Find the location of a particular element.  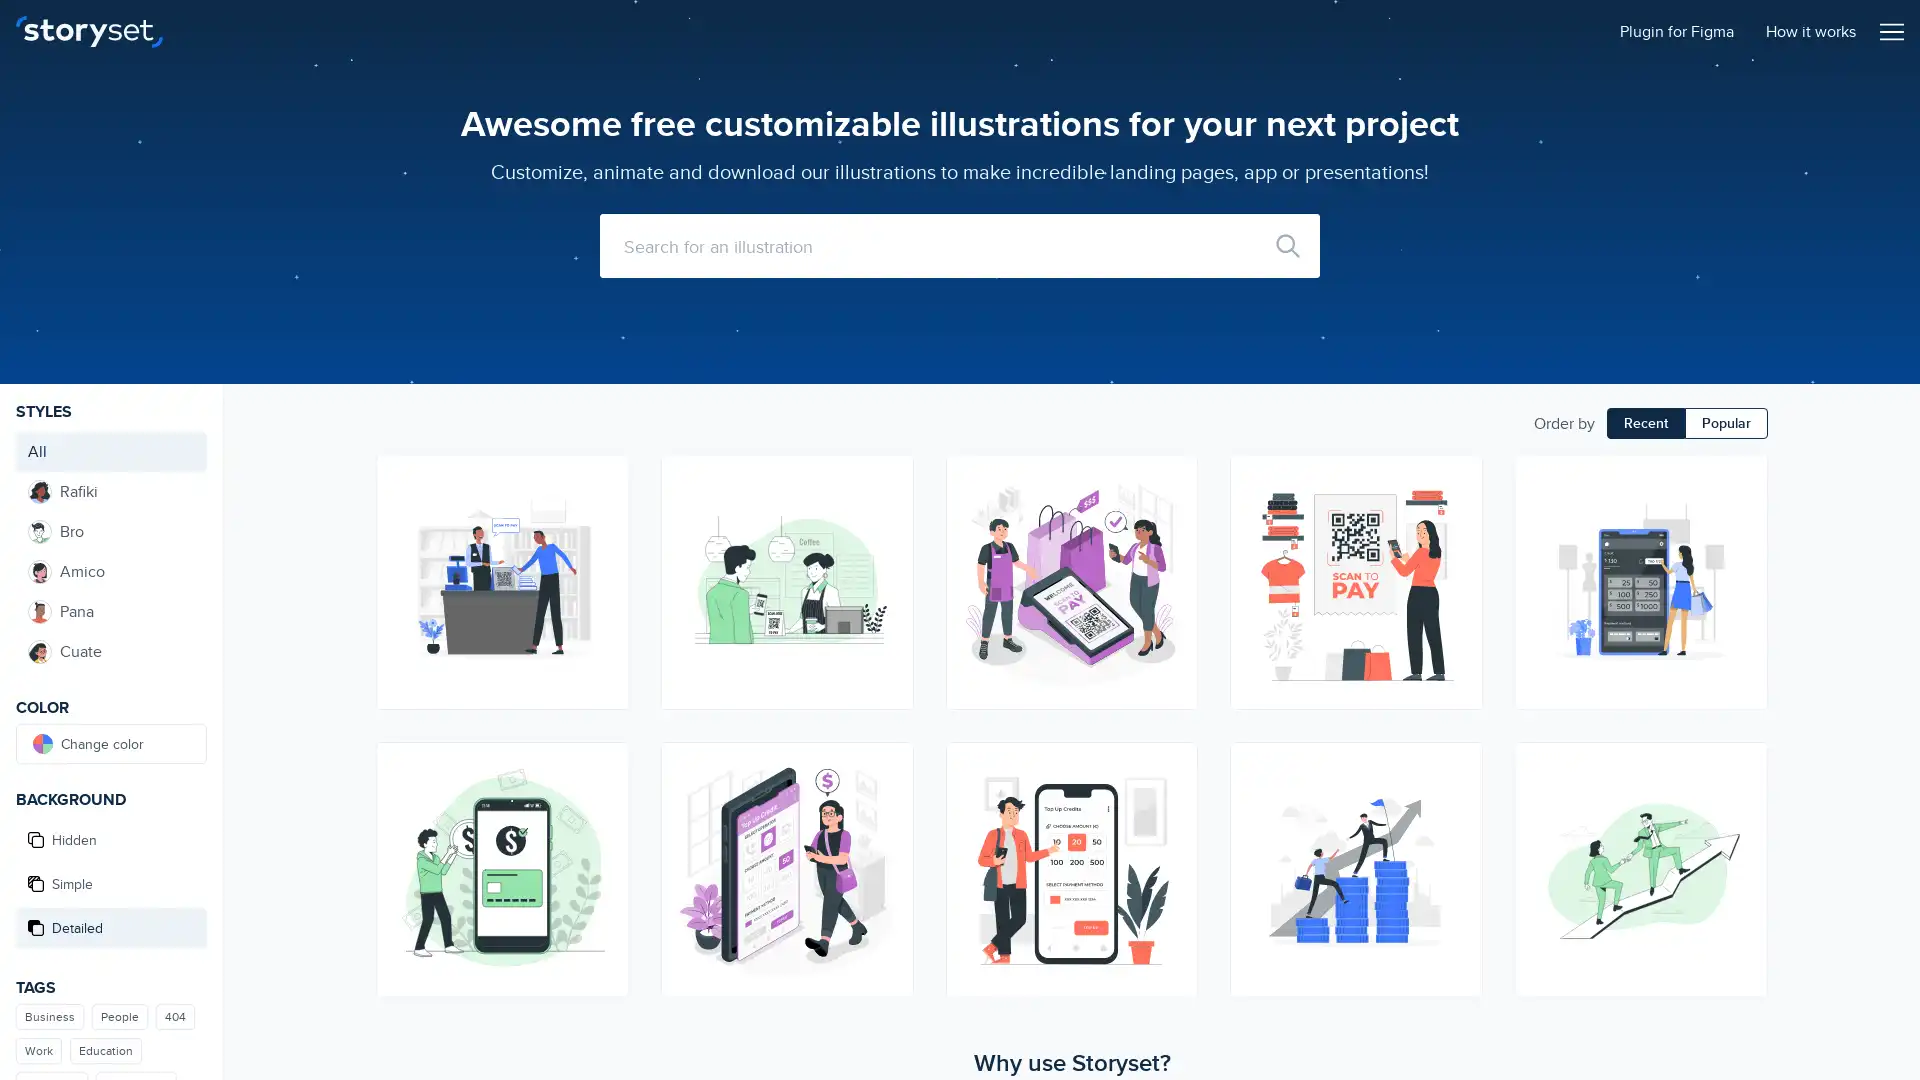

download icon Download is located at coordinates (1741, 515).